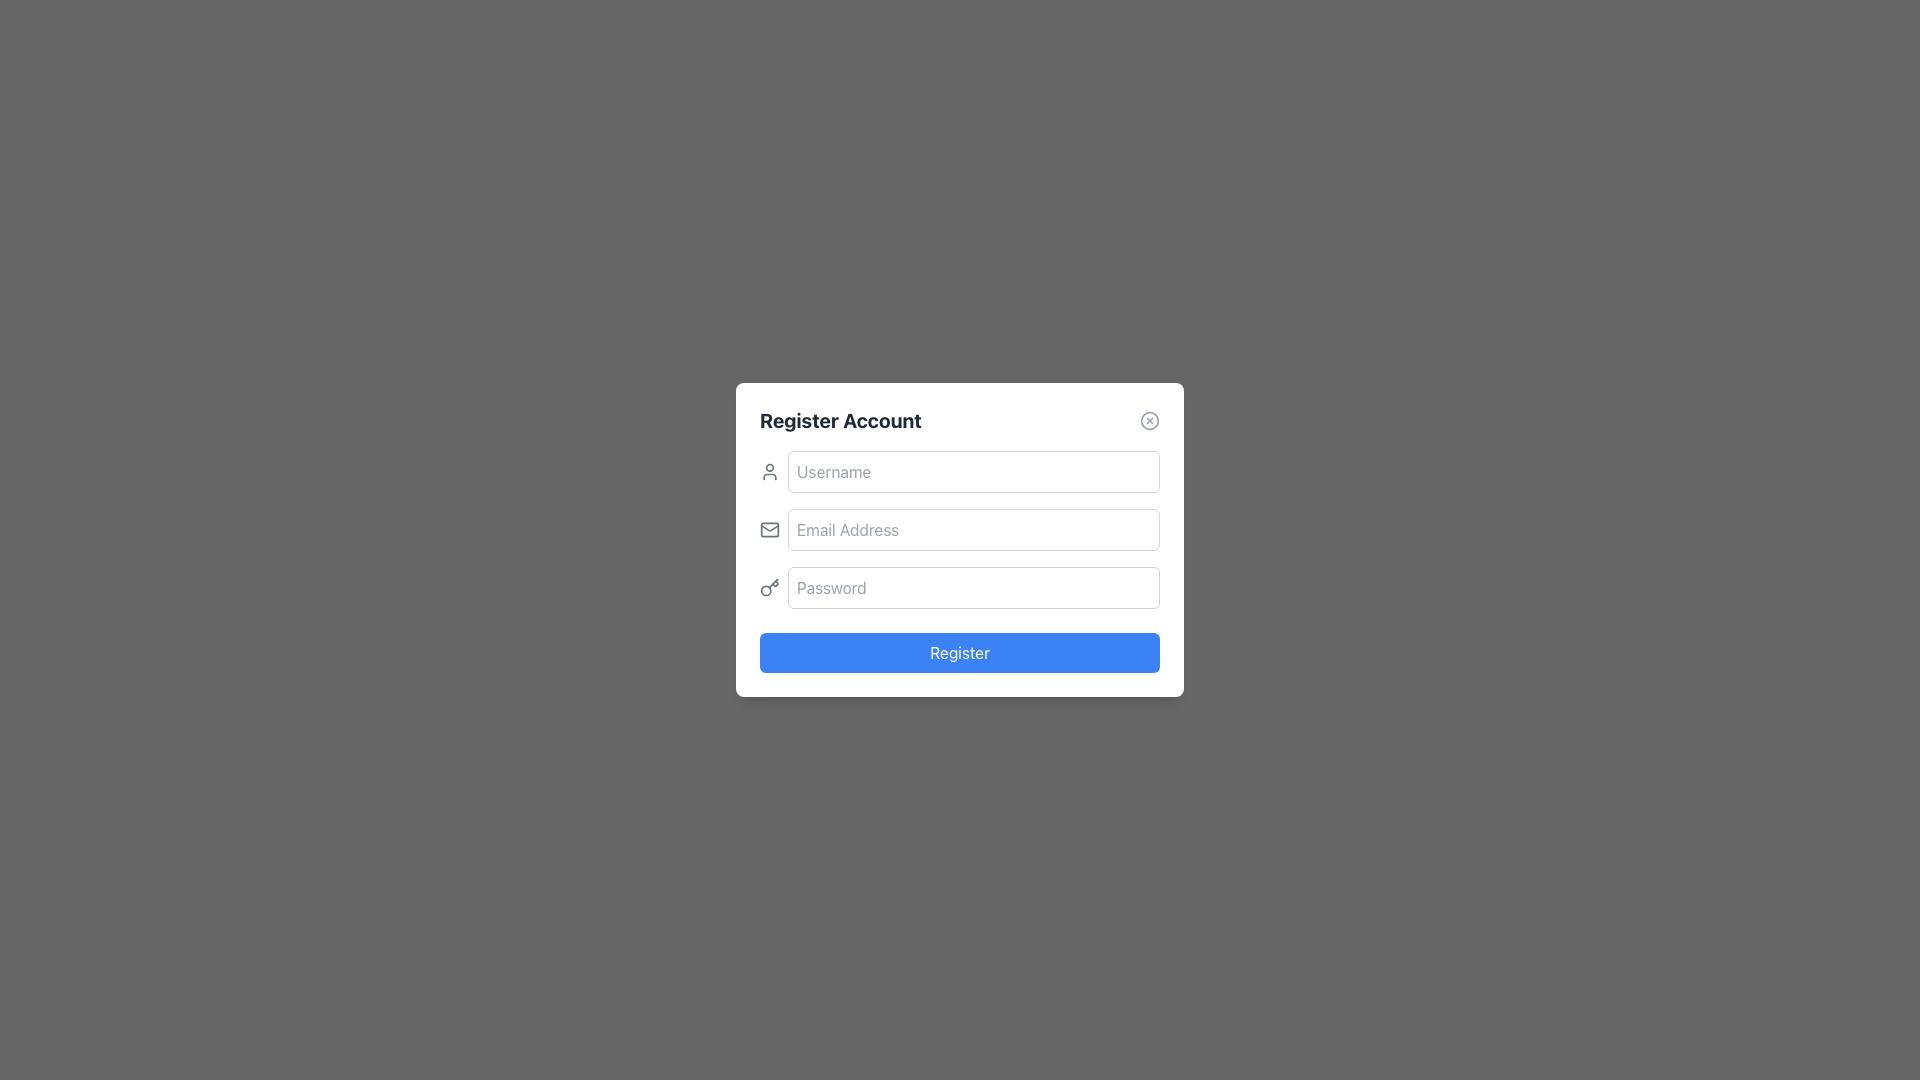  What do you see at coordinates (768, 528) in the screenshot?
I see `the background rectangle component of the envelope icon, which is styled with a muted, neutral color and located to the left of the 'Email Address' text input field` at bounding box center [768, 528].